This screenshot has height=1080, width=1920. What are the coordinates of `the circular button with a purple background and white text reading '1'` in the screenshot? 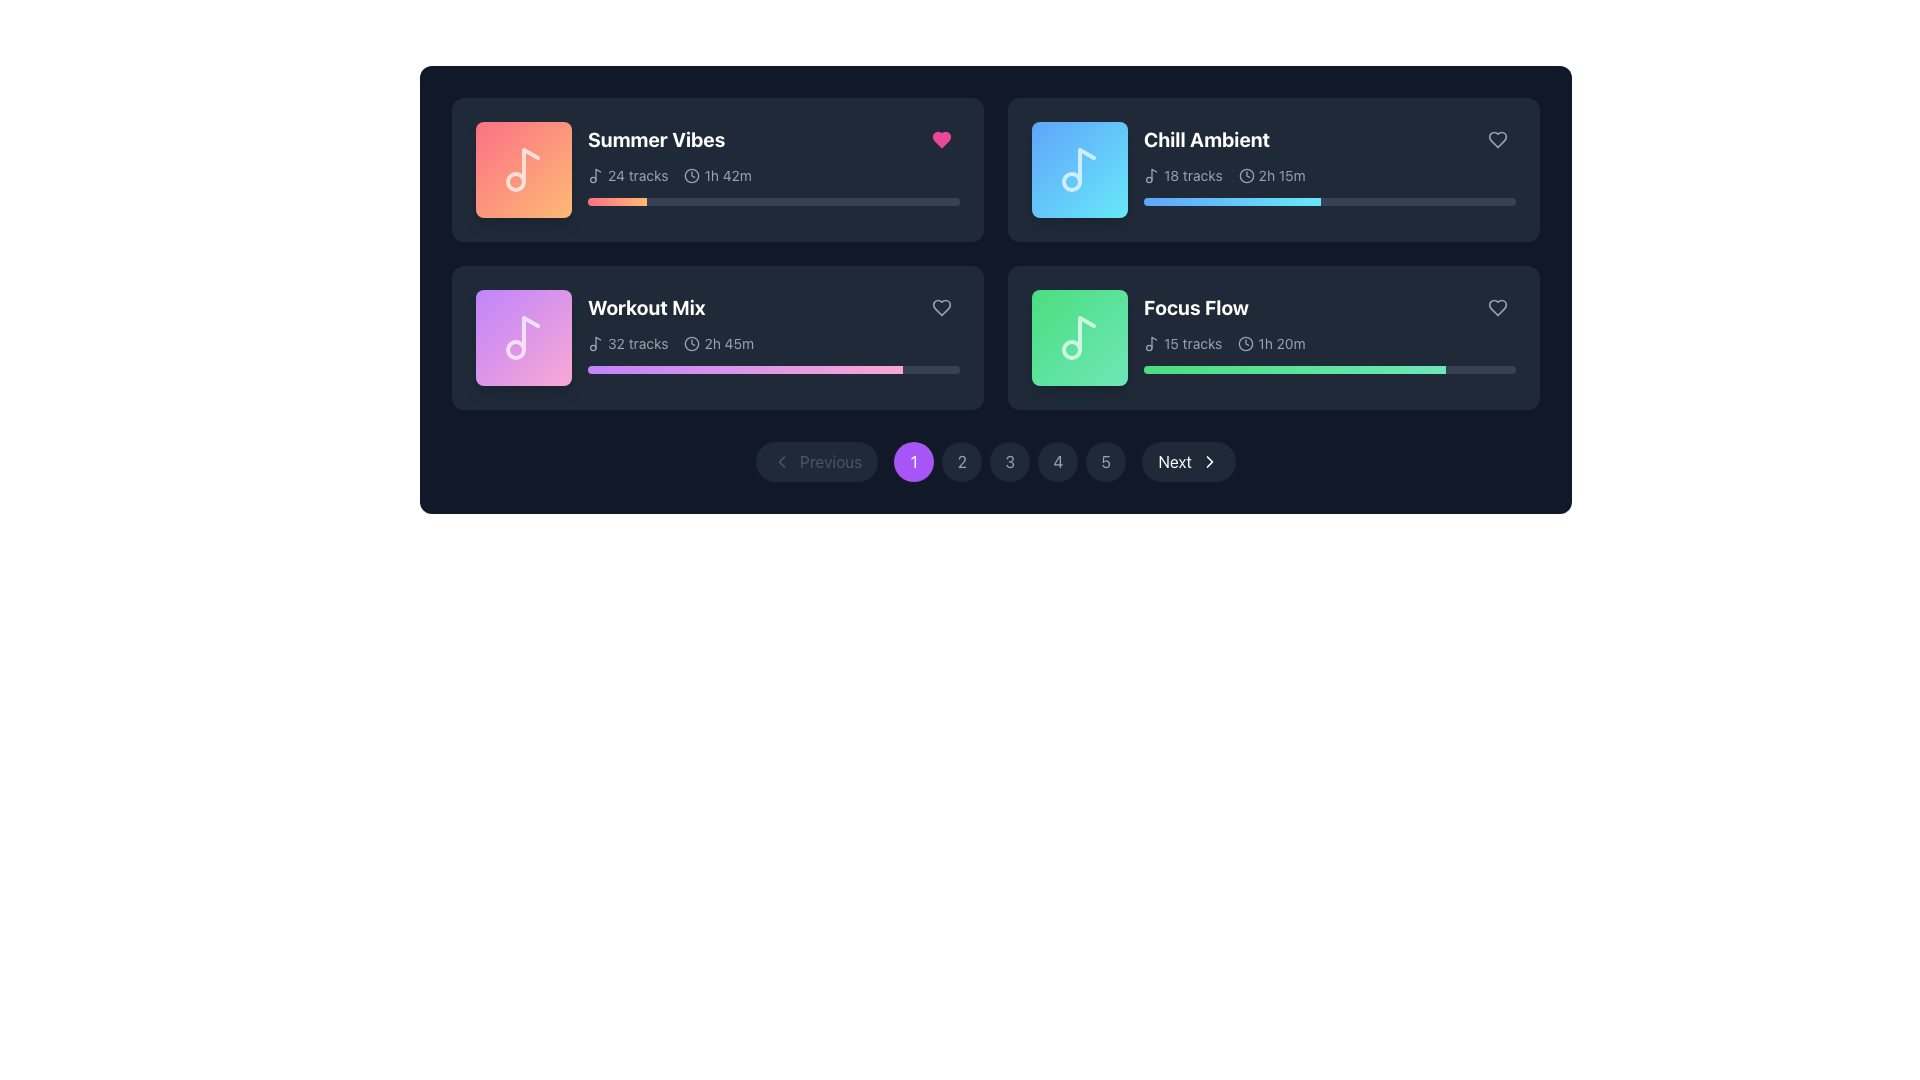 It's located at (913, 462).